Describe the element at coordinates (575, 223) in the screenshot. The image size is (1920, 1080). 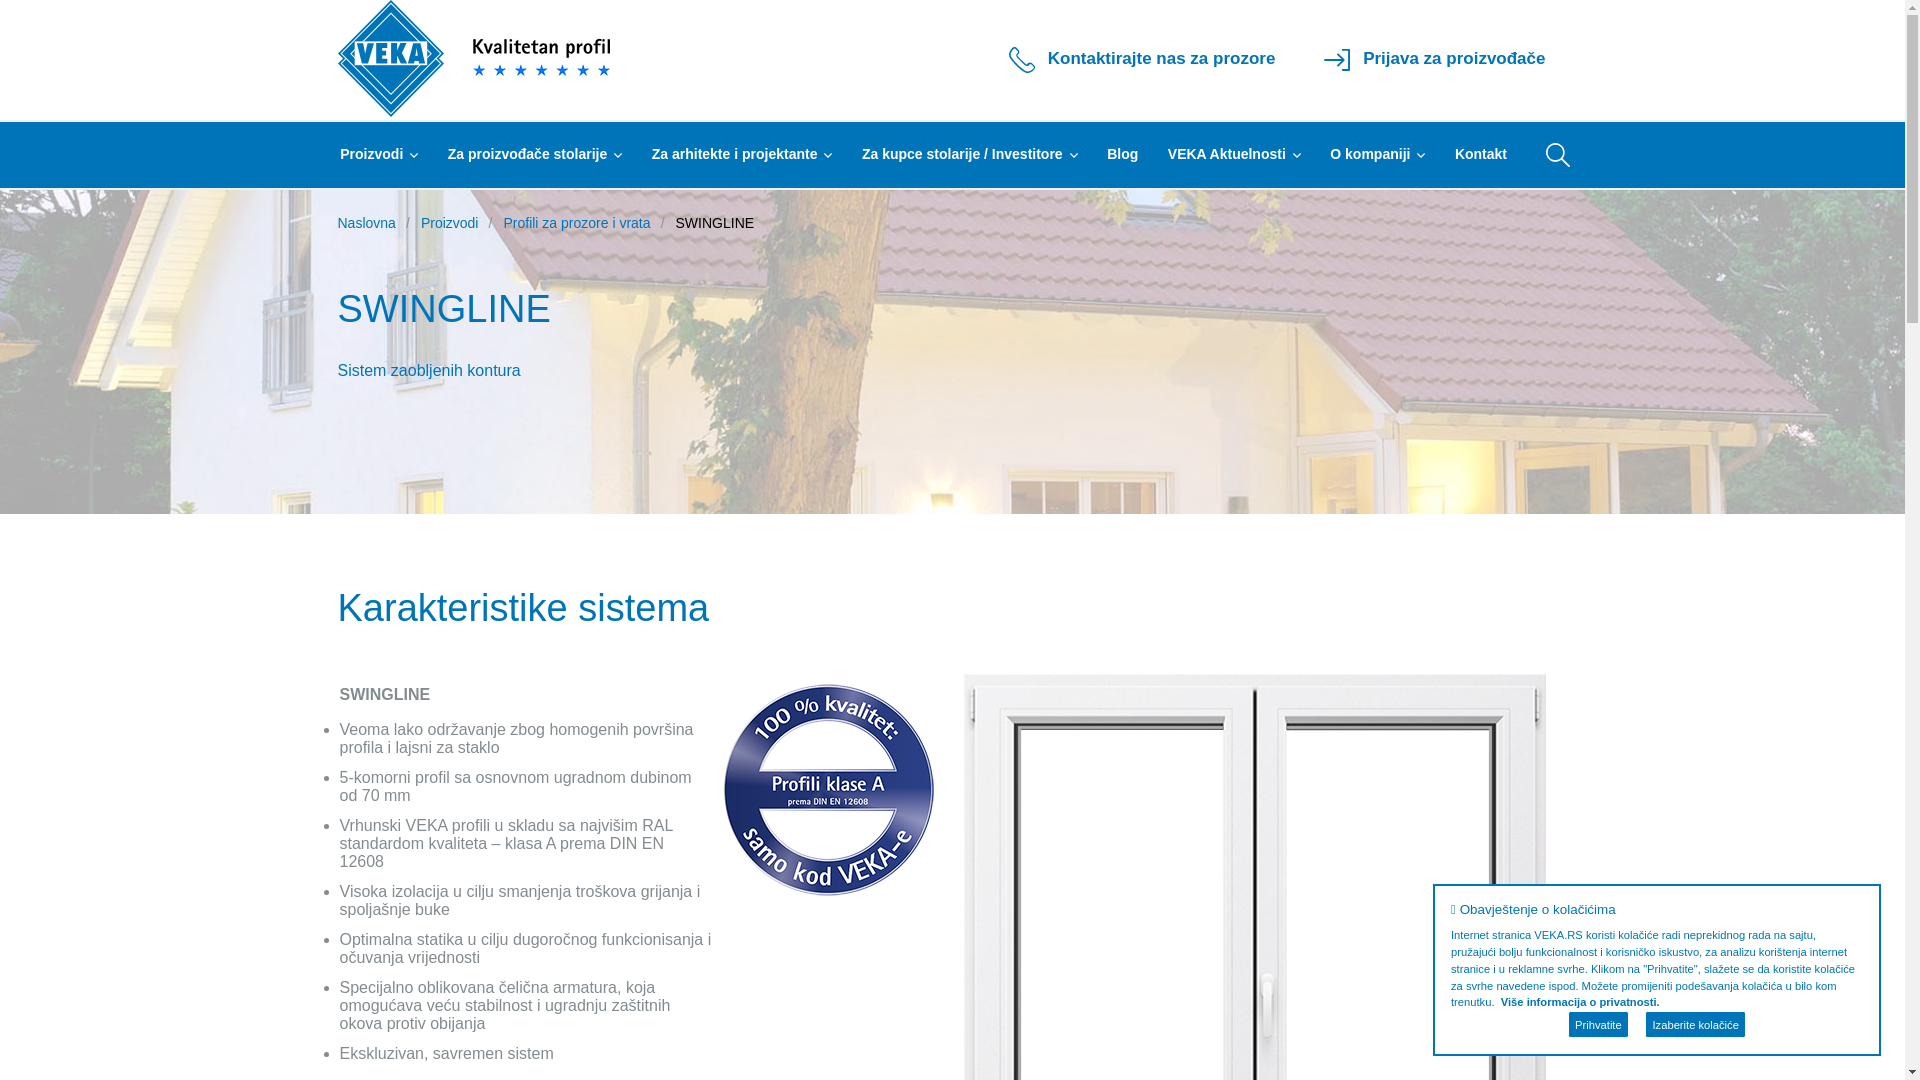
I see `'Profili za prozore i vrata'` at that location.